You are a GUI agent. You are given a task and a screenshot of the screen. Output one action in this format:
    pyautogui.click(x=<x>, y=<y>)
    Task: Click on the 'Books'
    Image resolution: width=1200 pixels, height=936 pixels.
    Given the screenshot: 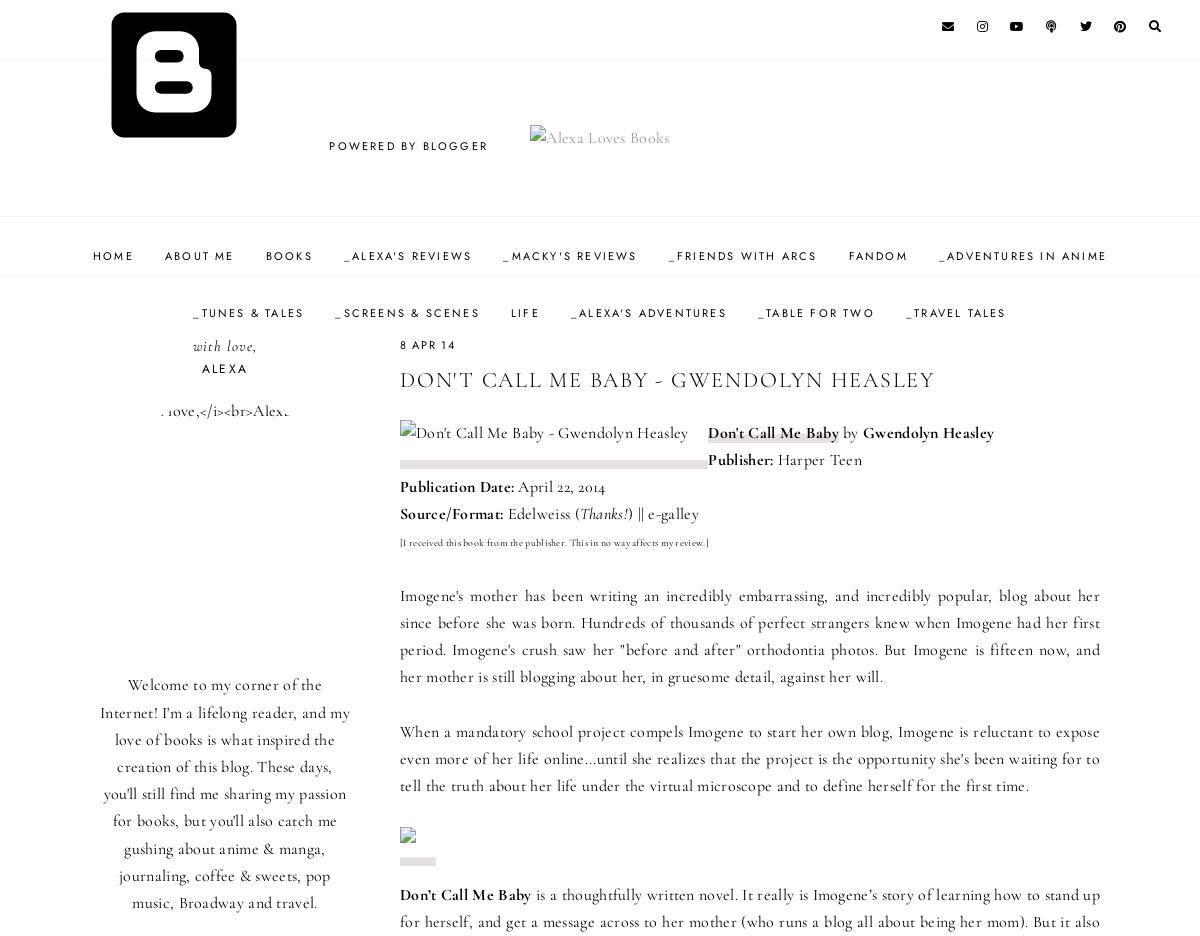 What is the action you would take?
    pyautogui.click(x=263, y=254)
    